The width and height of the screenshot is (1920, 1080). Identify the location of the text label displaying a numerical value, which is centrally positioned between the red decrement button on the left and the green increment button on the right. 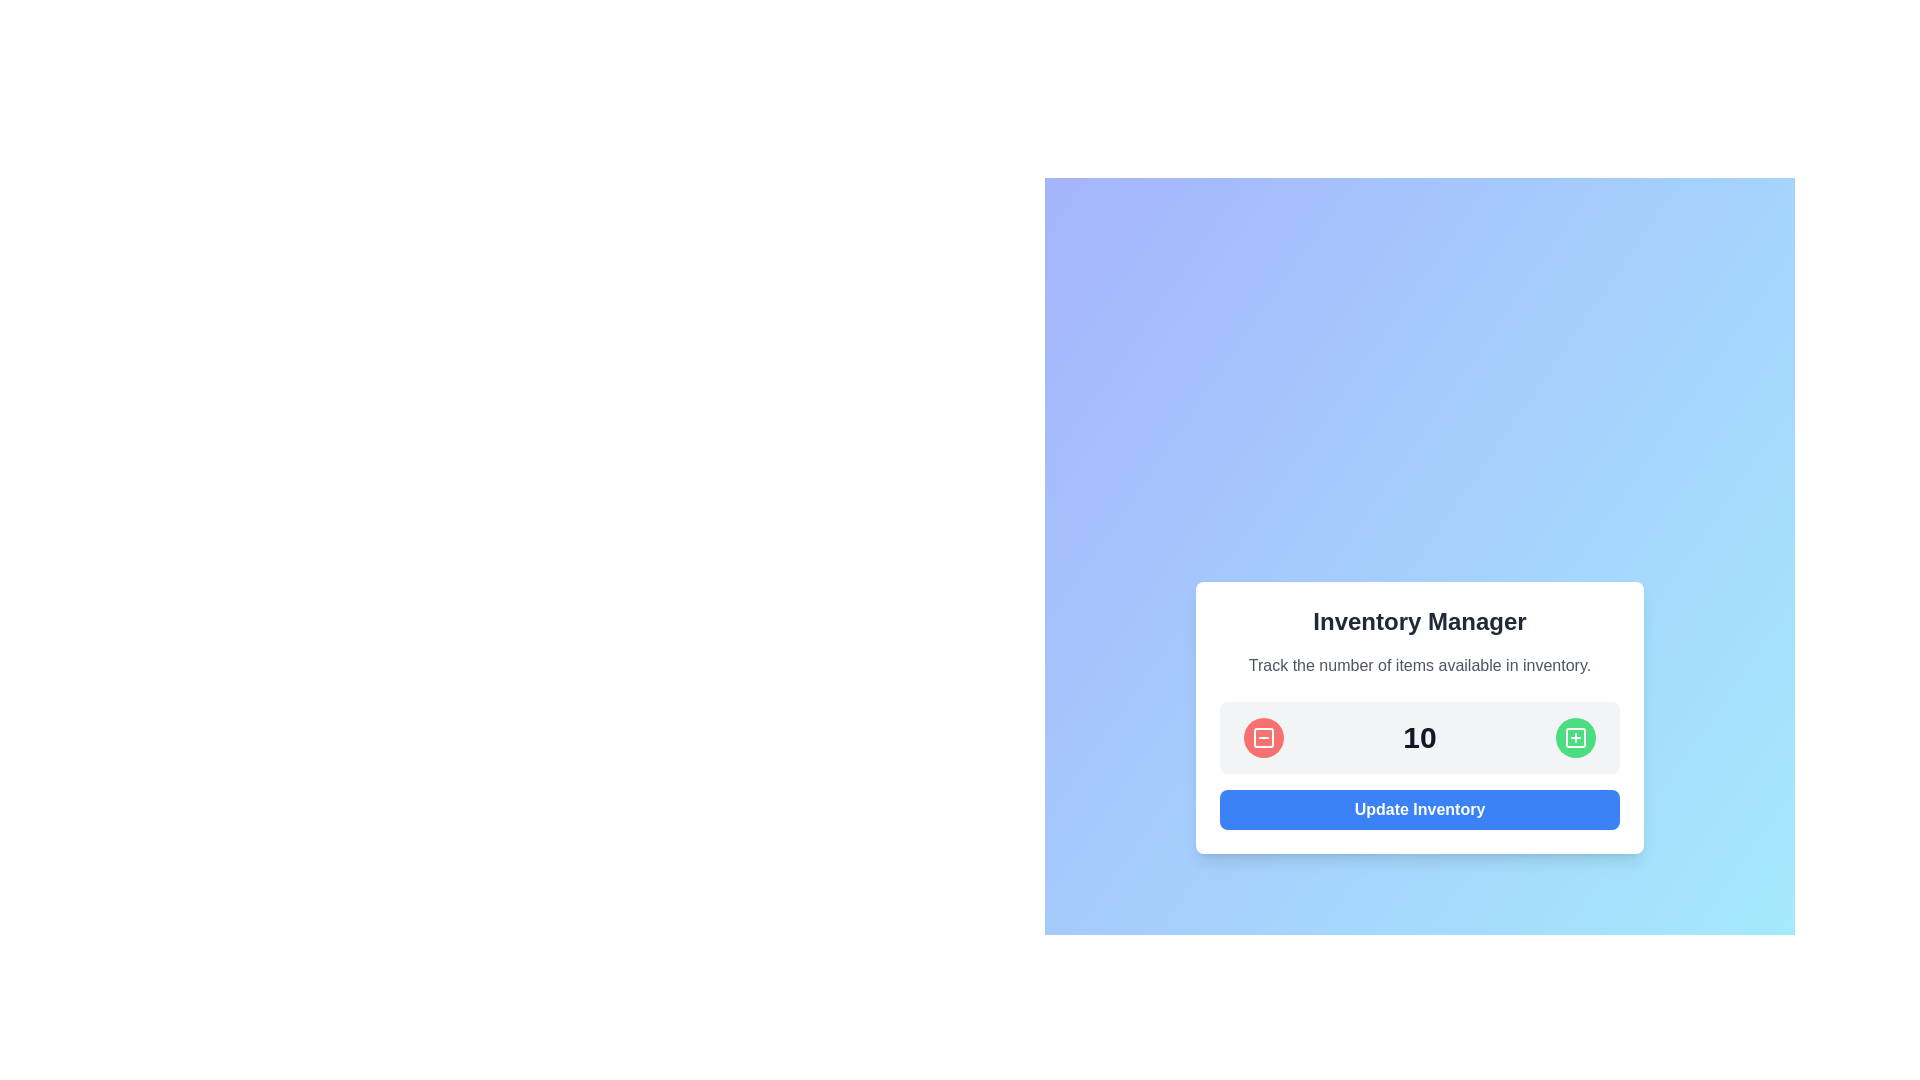
(1419, 737).